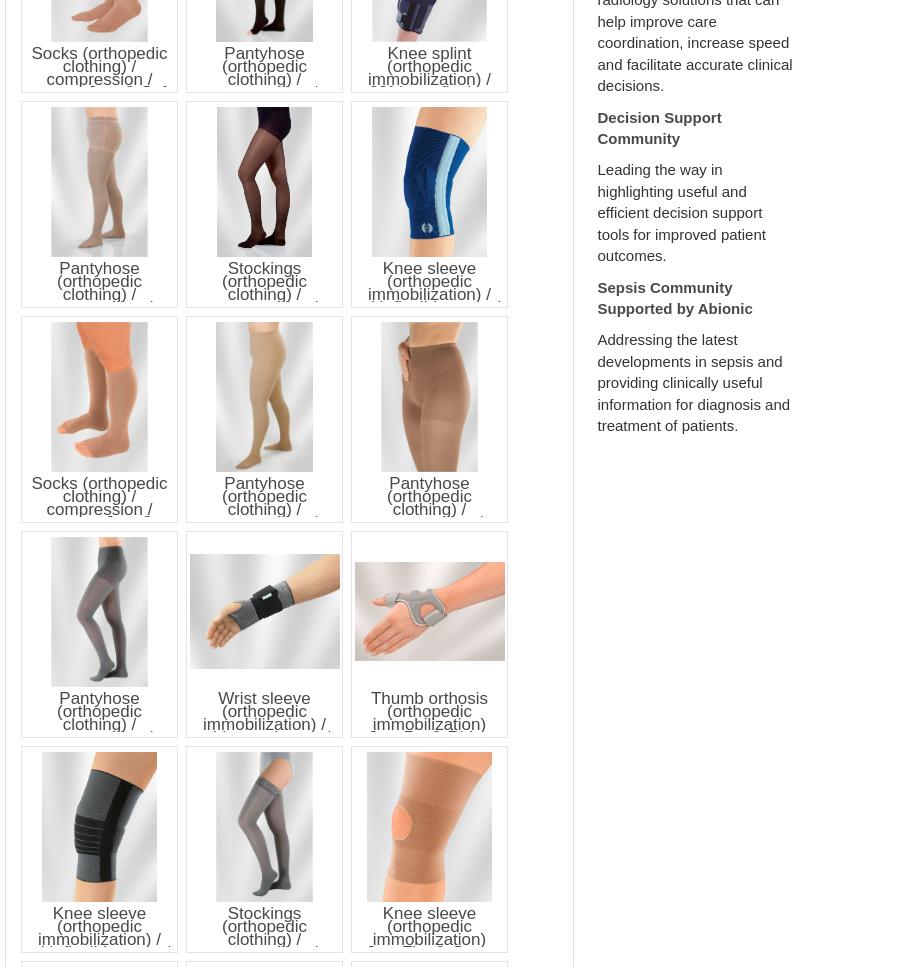  What do you see at coordinates (98, 299) in the screenshot?
I see `'Pantyhose (orthopedic clothing) / compression / woman Juzo® Expert Silver Juzo'` at bounding box center [98, 299].